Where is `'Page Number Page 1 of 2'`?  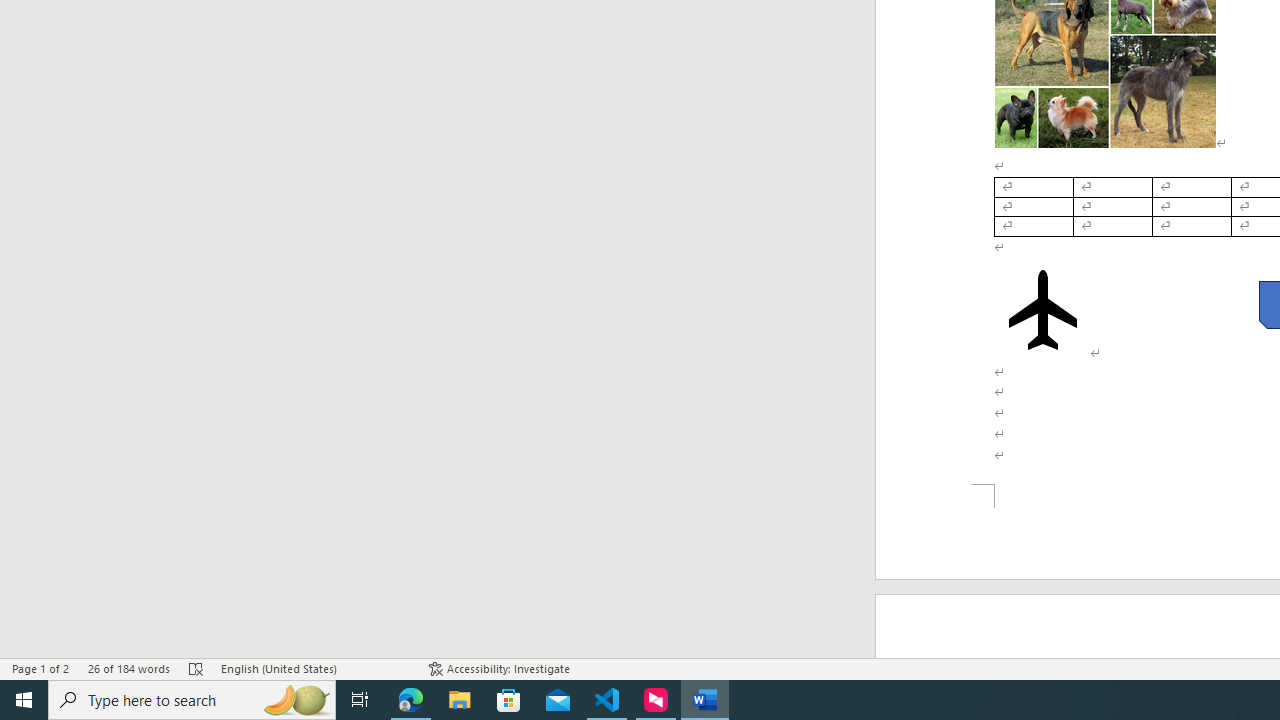
'Page Number Page 1 of 2' is located at coordinates (40, 669).